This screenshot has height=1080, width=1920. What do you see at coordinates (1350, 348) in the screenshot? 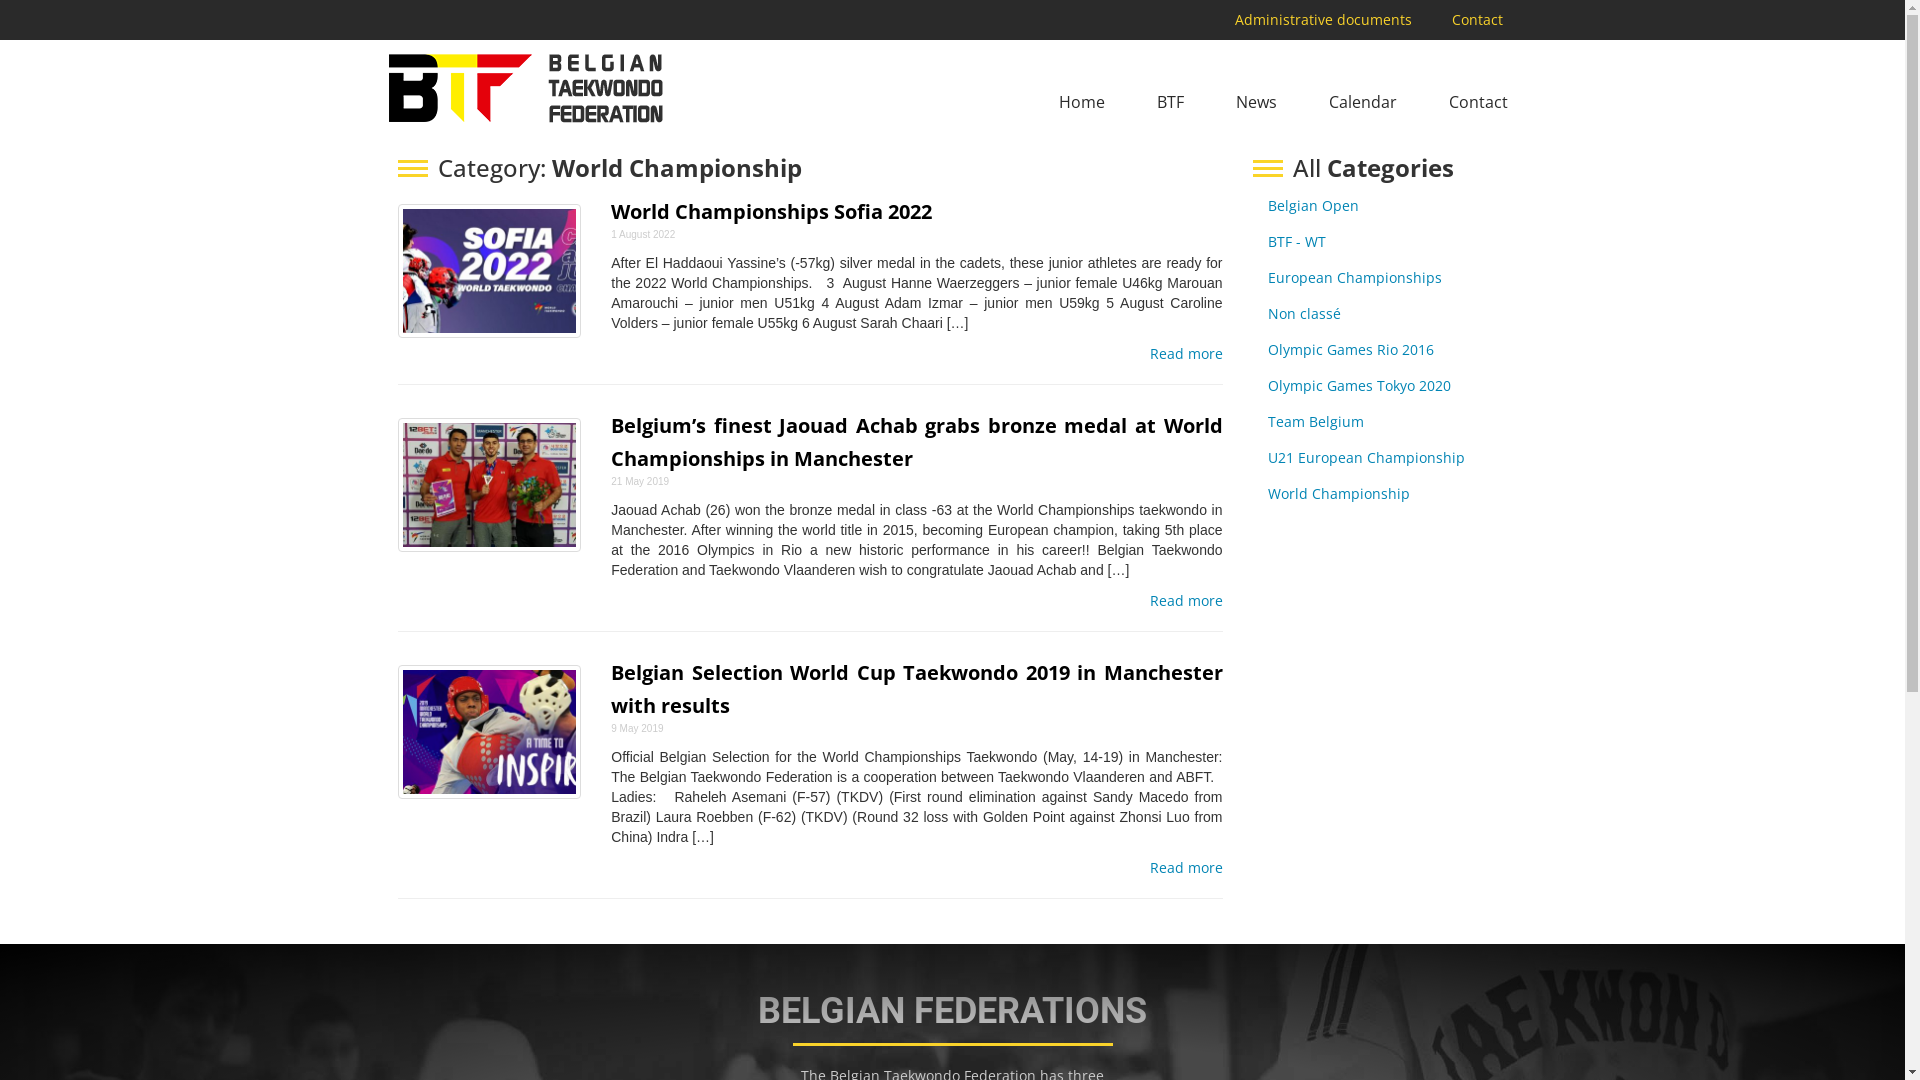
I see `'Olympic Games Rio 2016'` at bounding box center [1350, 348].